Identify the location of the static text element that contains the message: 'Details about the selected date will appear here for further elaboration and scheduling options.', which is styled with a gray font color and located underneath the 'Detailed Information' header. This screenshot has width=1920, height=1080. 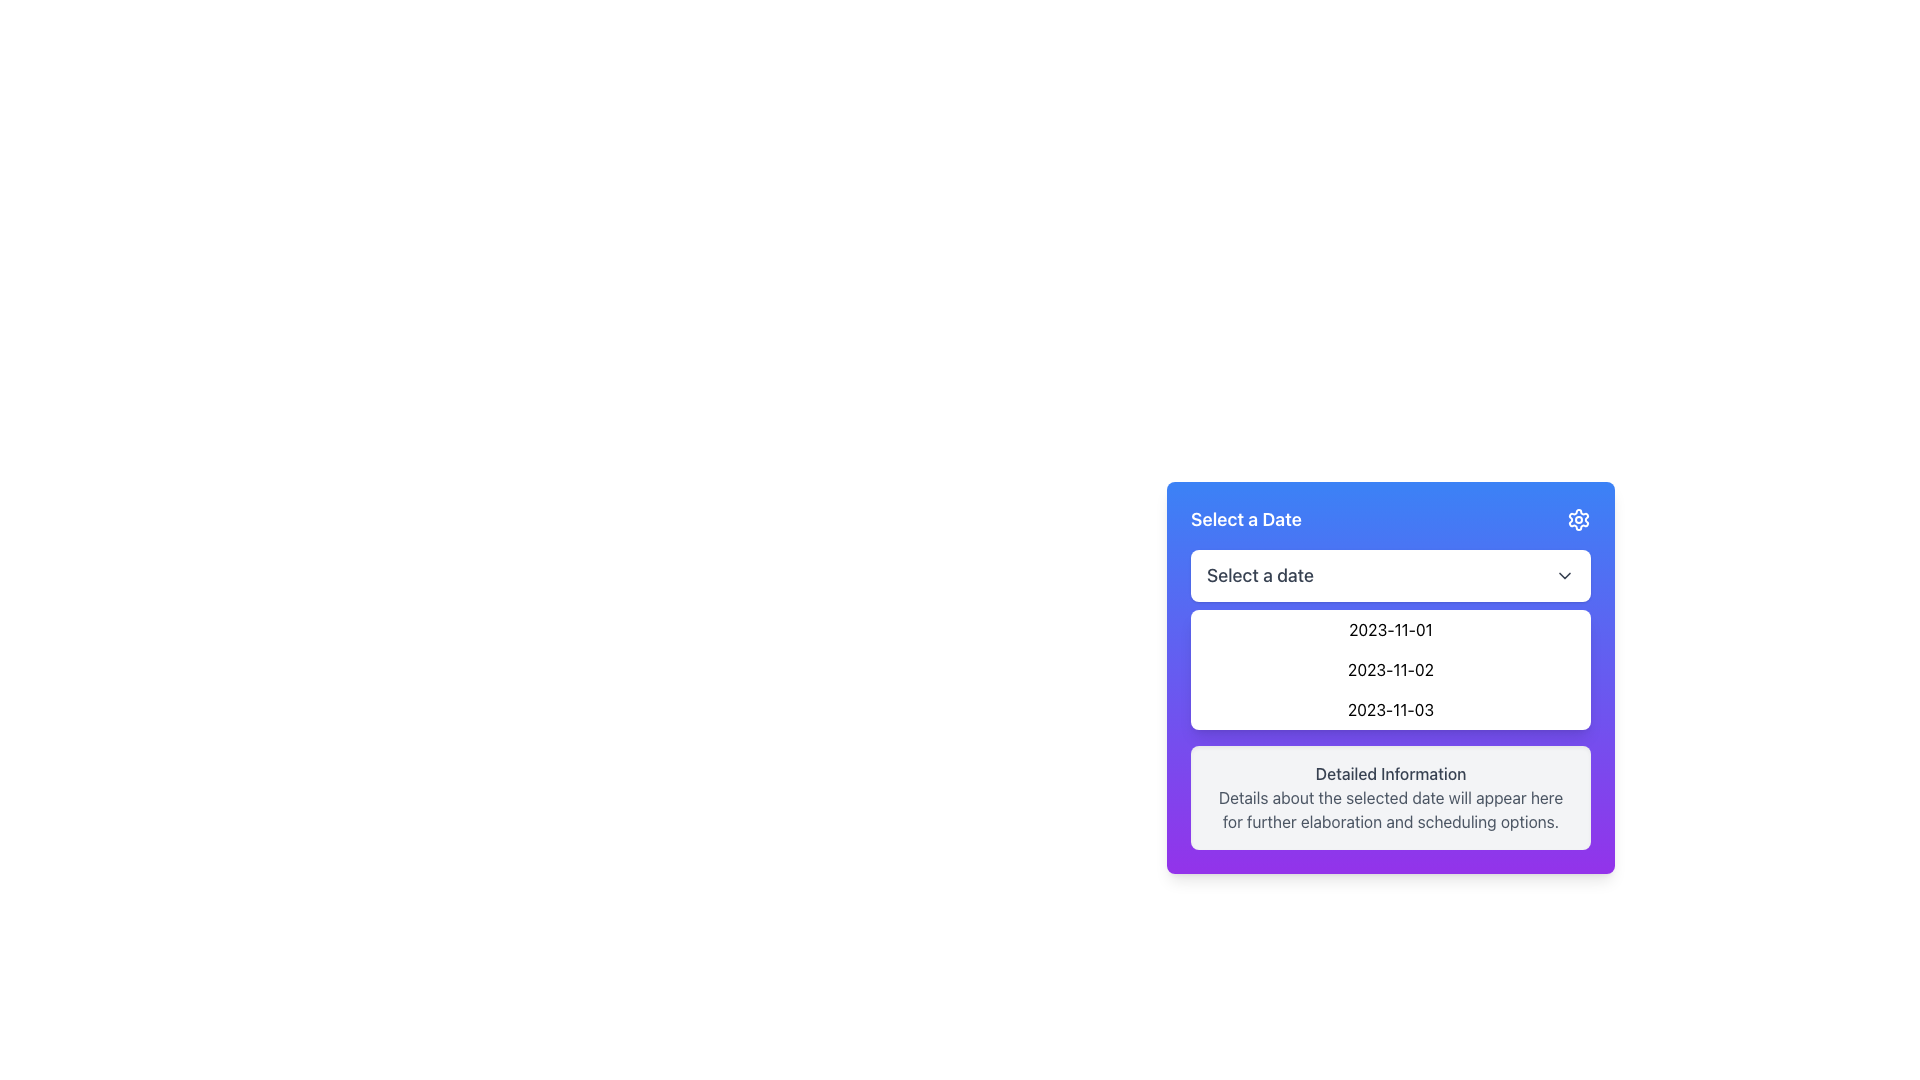
(1390, 810).